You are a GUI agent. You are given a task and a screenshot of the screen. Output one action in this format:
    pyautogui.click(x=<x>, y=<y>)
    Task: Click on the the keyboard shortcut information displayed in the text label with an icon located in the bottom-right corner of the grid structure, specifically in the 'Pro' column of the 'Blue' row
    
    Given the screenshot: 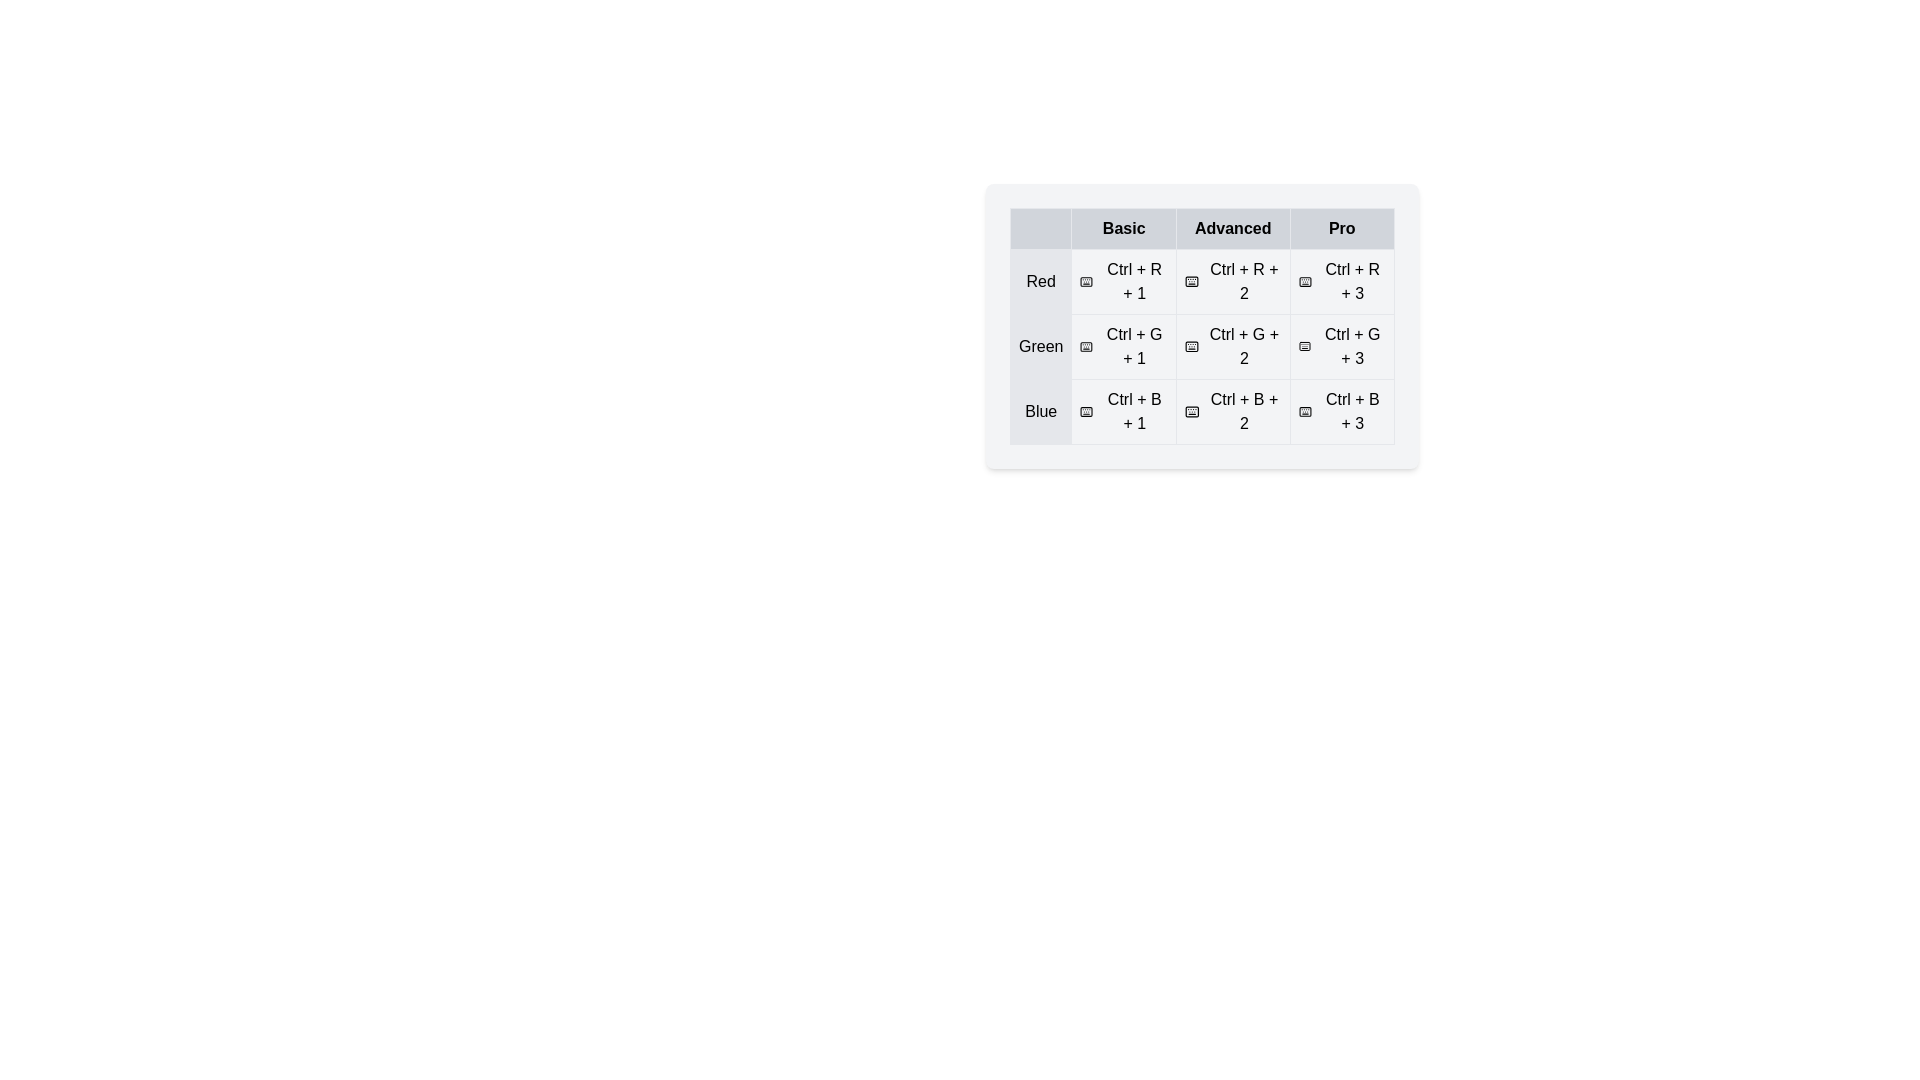 What is the action you would take?
    pyautogui.click(x=1342, y=411)
    